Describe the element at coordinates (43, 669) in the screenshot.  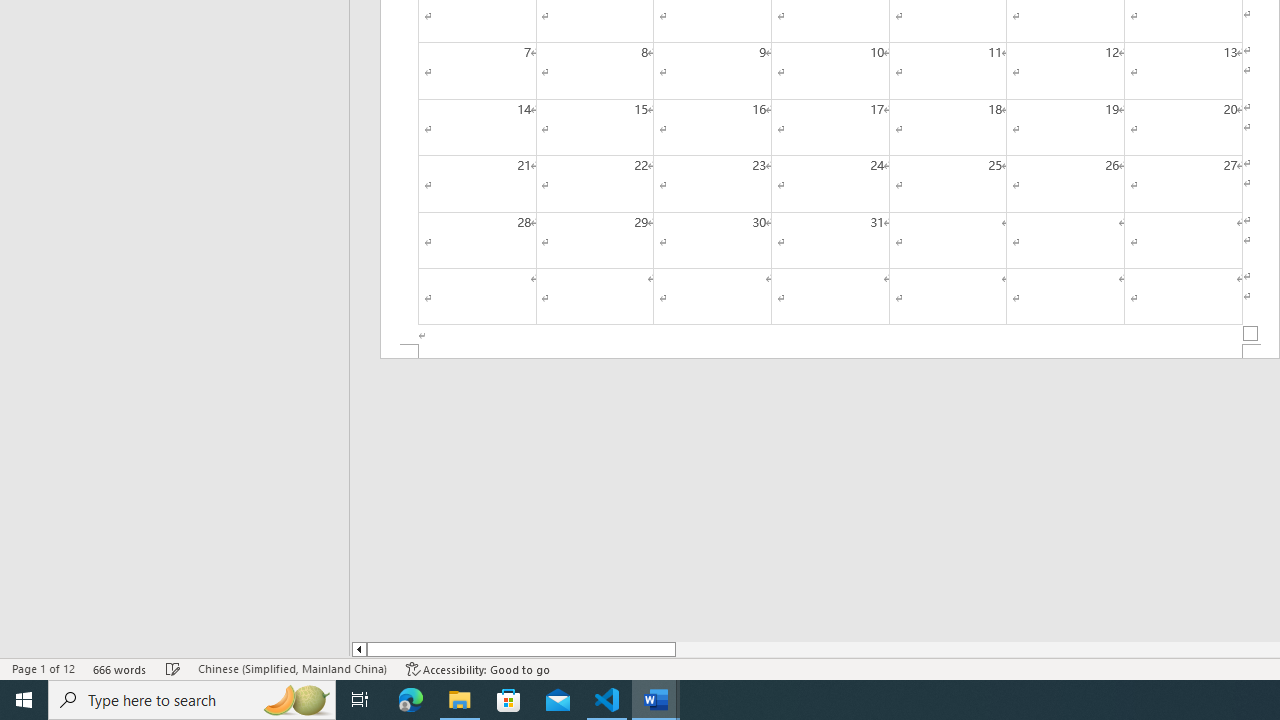
I see `'Page Number Page 1 of 12'` at that location.